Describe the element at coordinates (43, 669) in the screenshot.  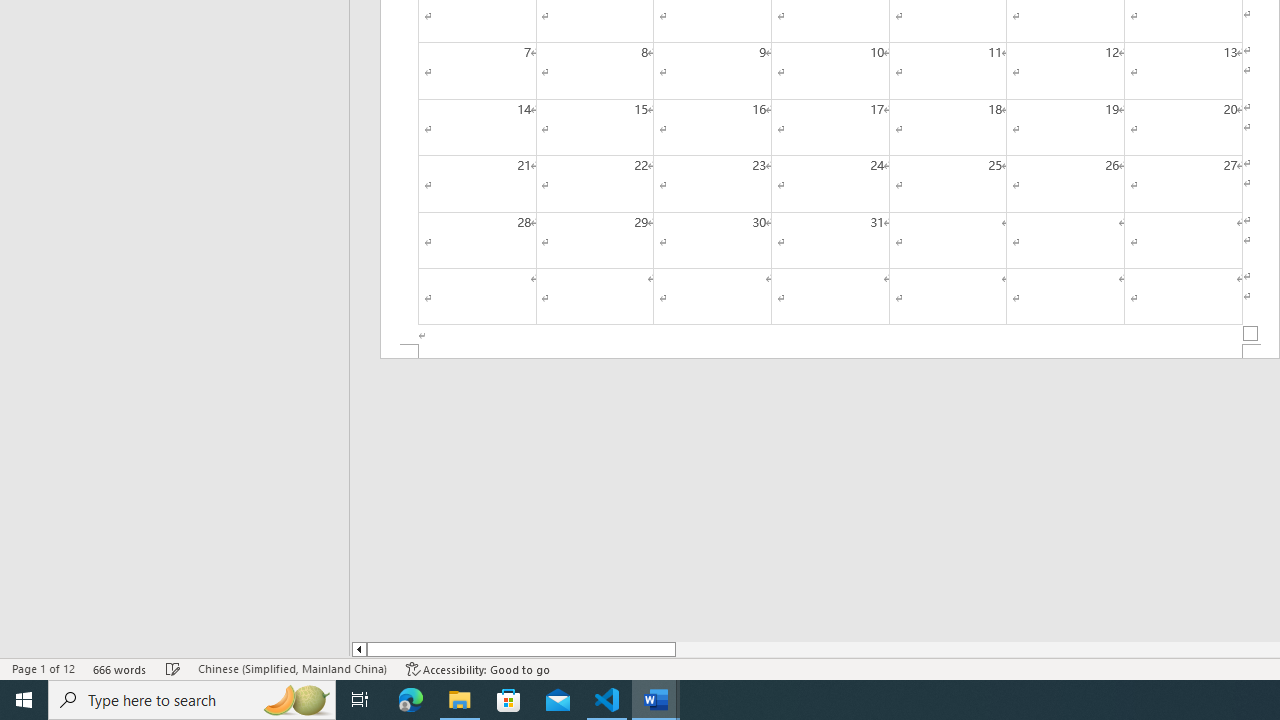
I see `'Page Number Page 1 of 12'` at that location.